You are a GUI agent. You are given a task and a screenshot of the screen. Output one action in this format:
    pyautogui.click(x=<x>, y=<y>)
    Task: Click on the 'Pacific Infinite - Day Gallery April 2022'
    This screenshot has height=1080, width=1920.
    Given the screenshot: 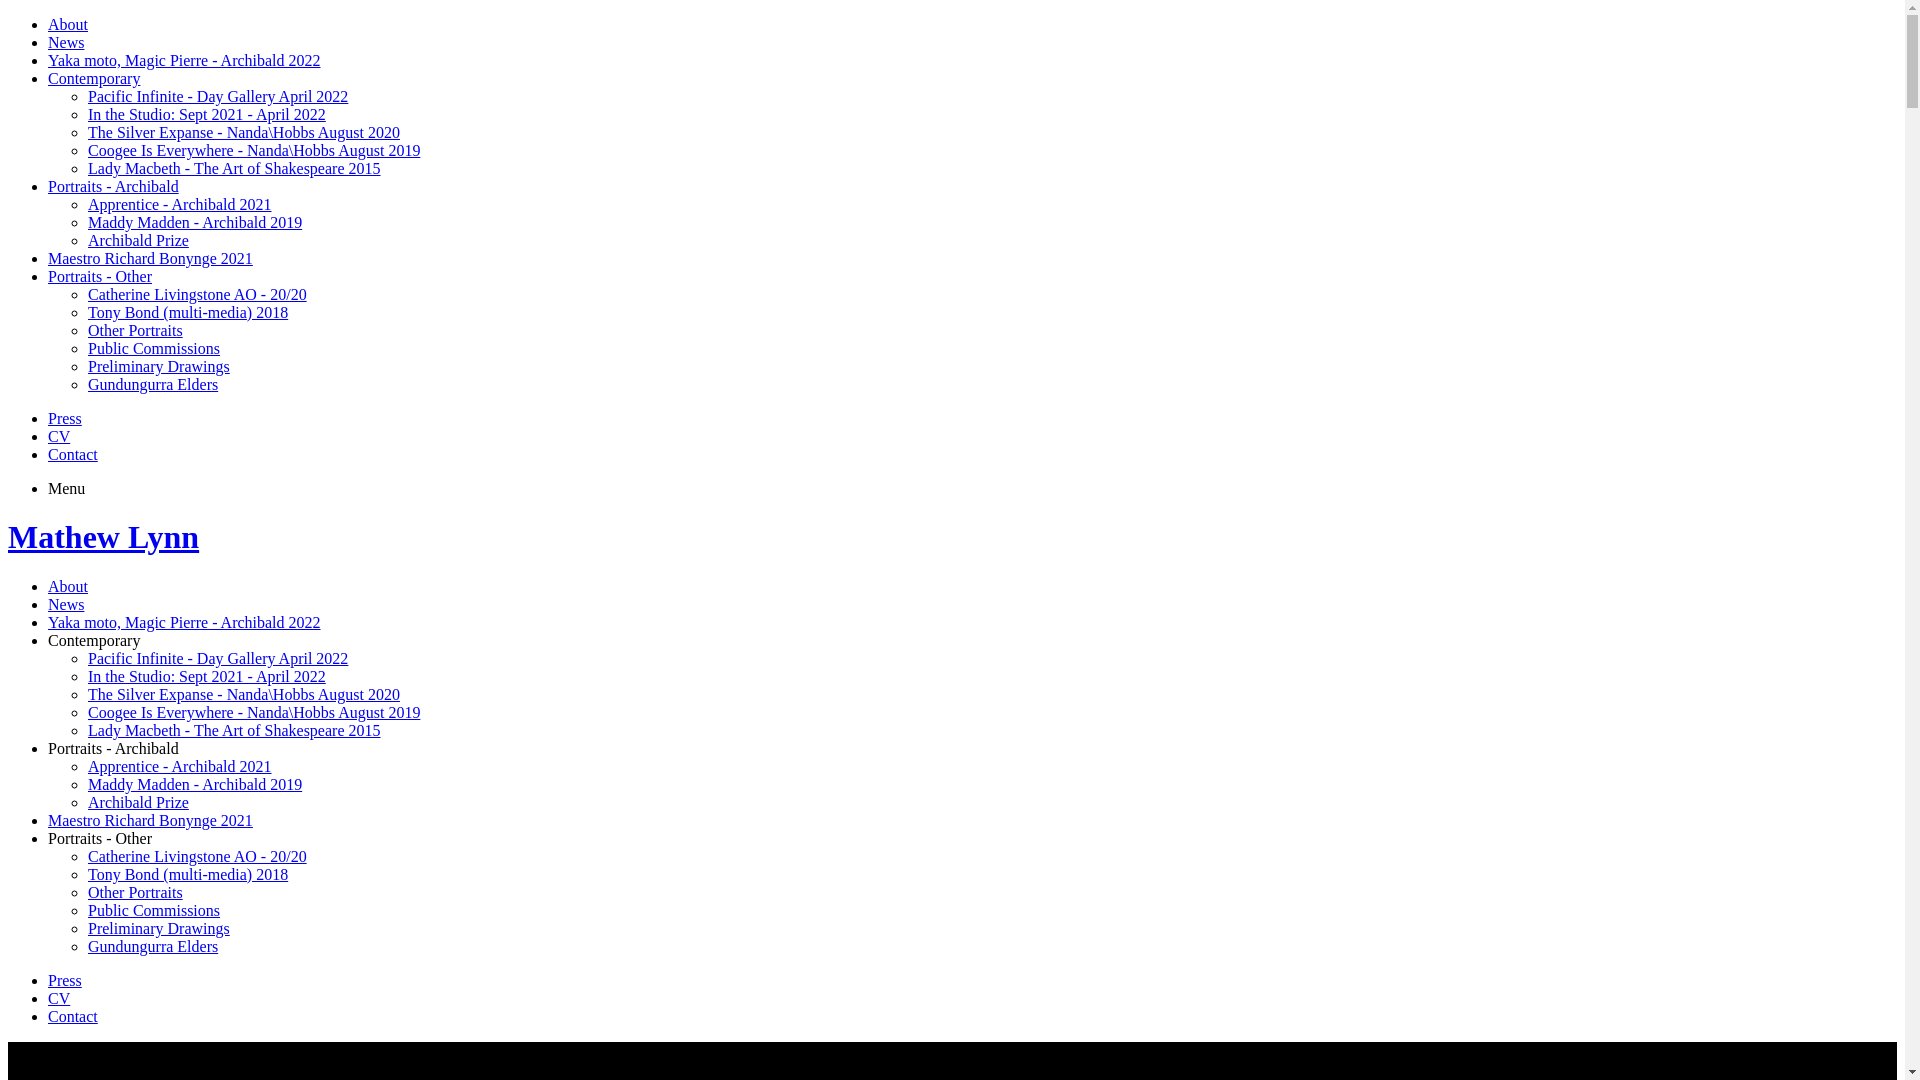 What is the action you would take?
    pyautogui.click(x=217, y=96)
    